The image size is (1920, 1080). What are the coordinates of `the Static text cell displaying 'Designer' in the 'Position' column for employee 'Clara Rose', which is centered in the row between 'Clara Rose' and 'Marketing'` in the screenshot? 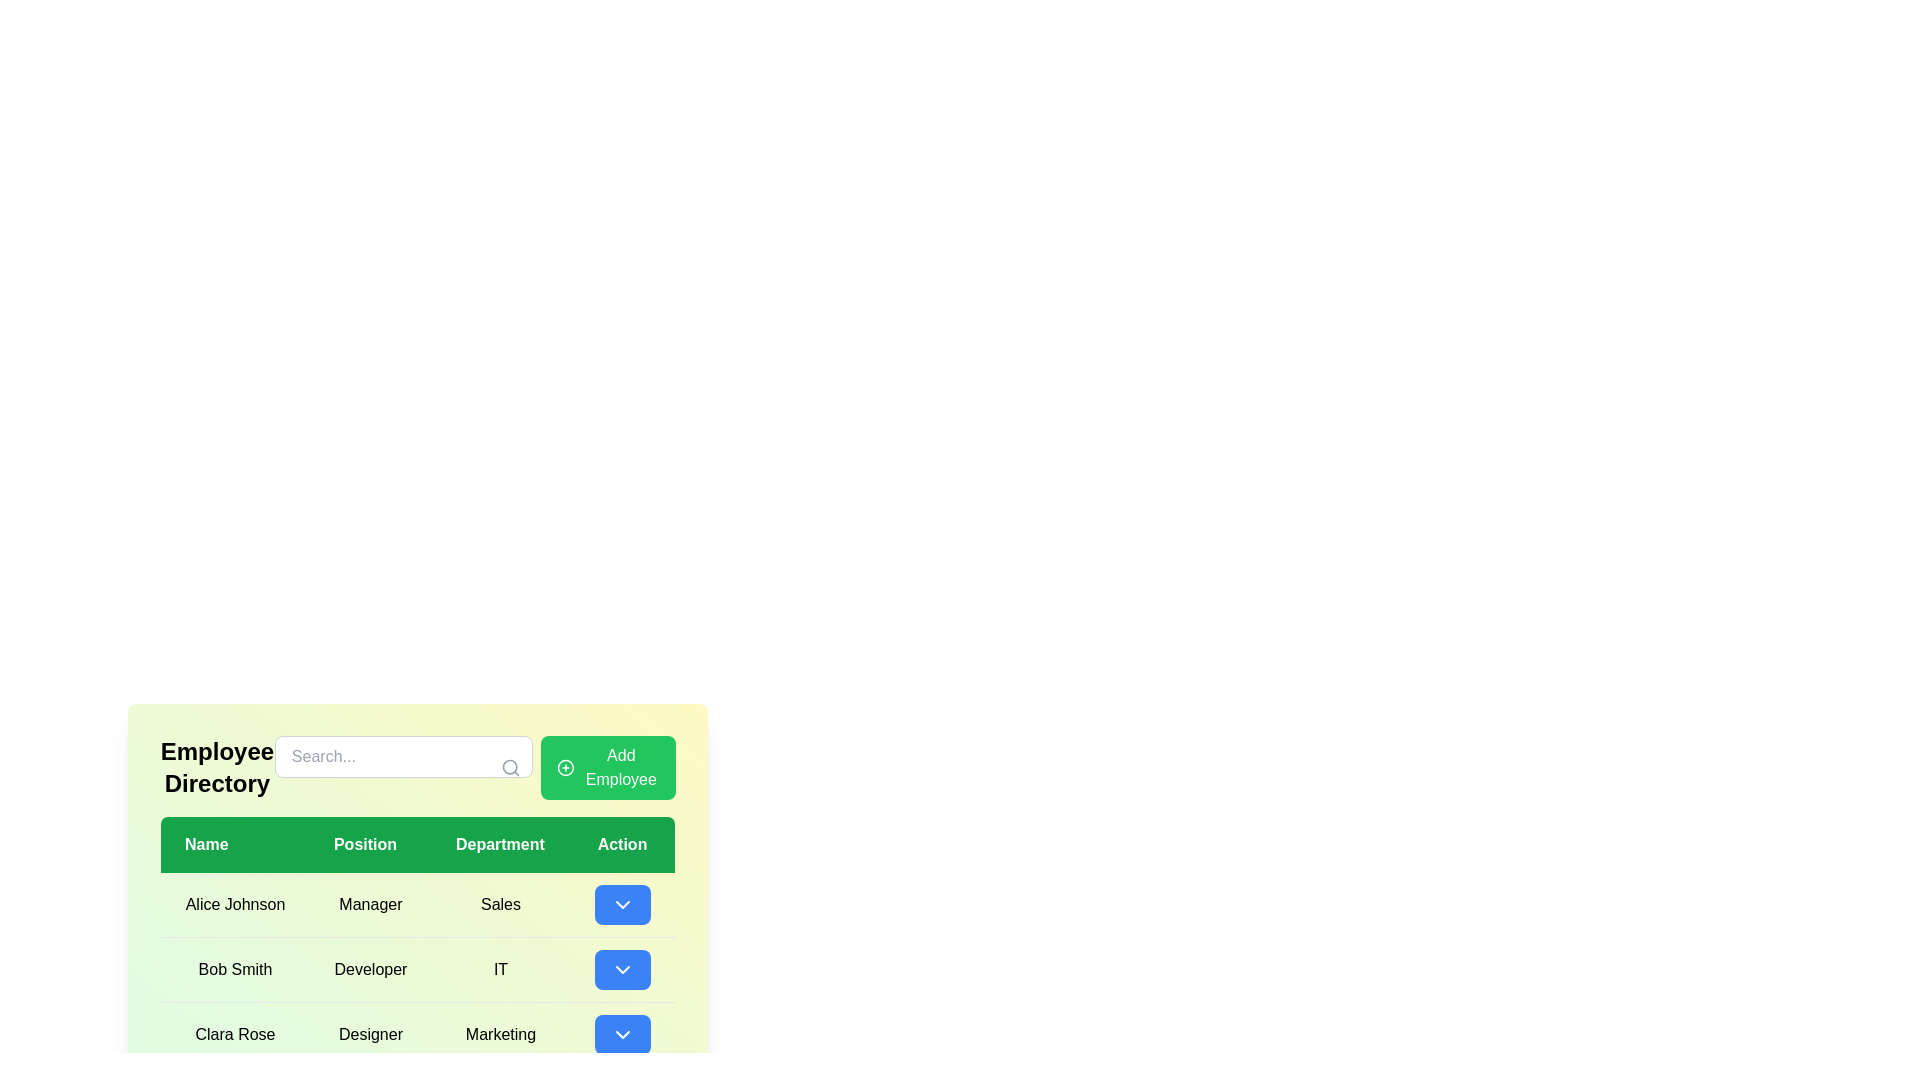 It's located at (370, 1034).